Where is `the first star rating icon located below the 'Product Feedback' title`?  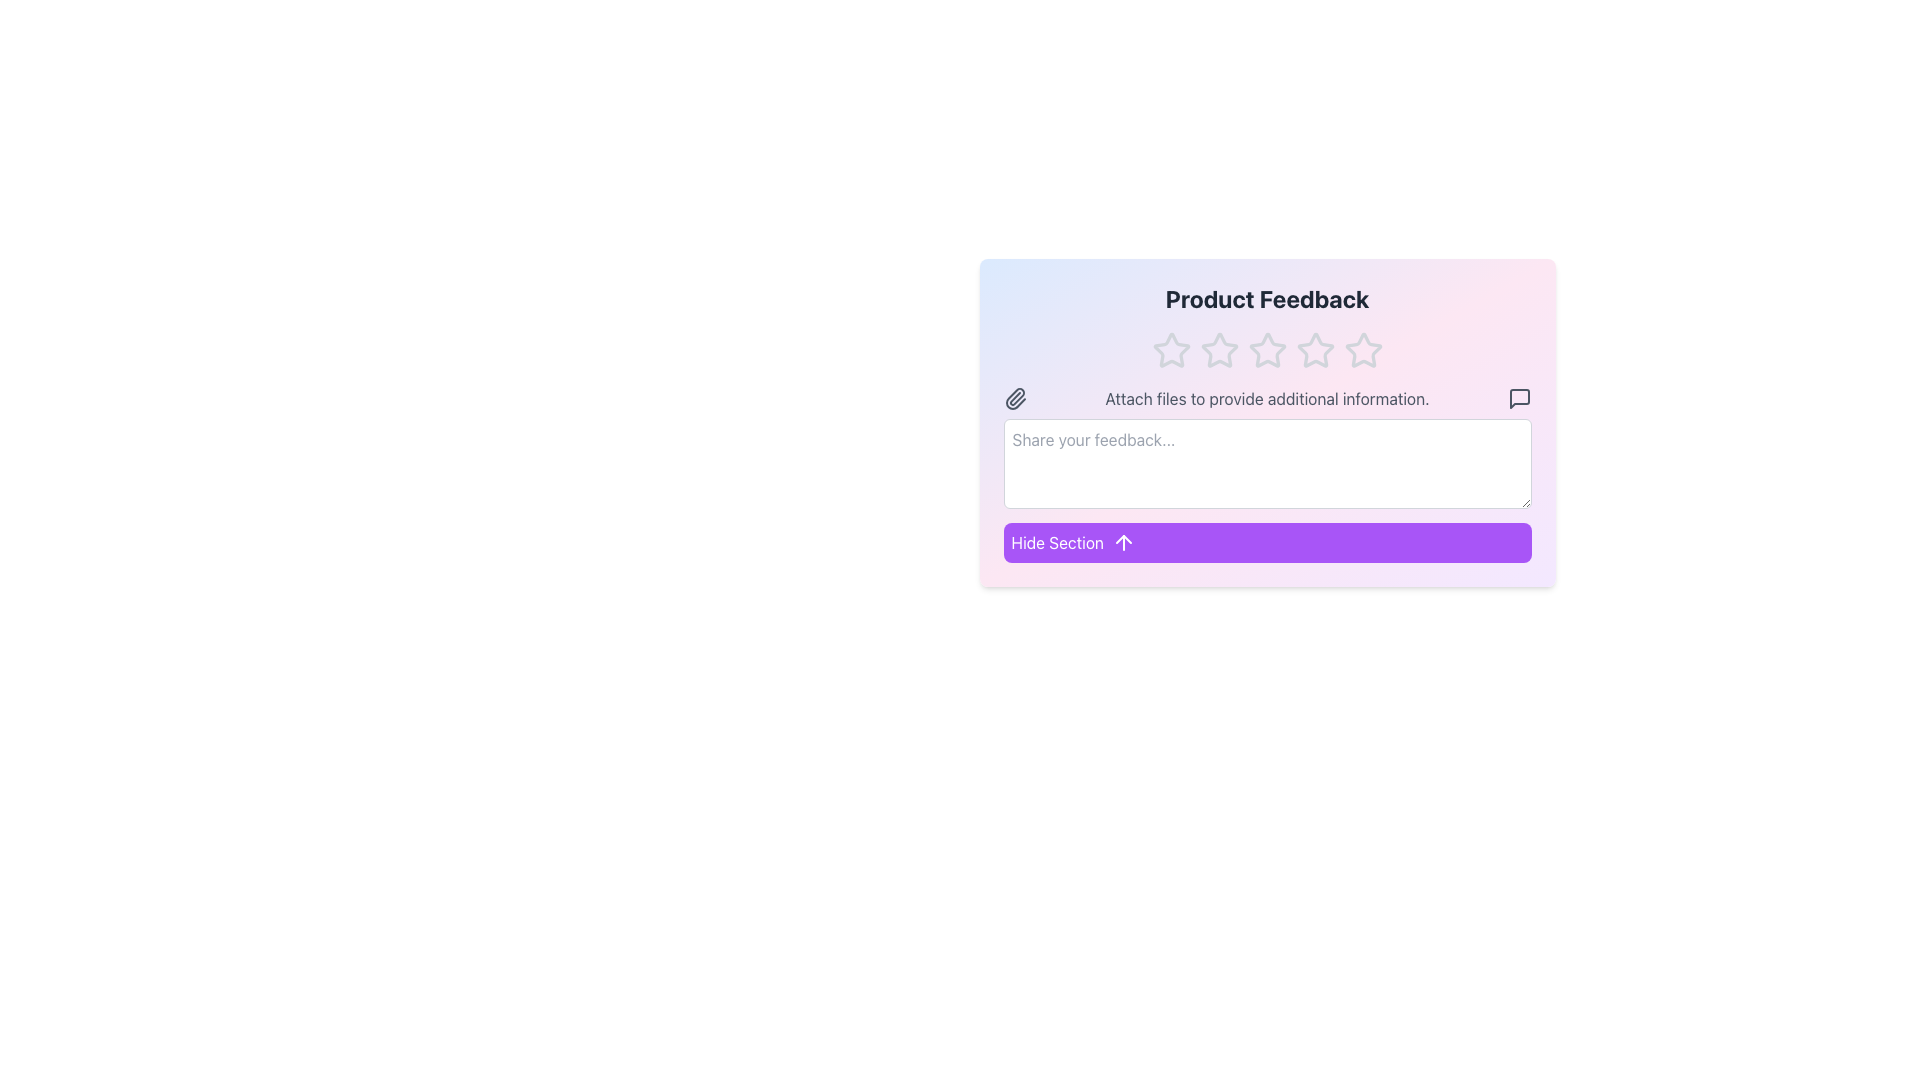
the first star rating icon located below the 'Product Feedback' title is located at coordinates (1171, 349).